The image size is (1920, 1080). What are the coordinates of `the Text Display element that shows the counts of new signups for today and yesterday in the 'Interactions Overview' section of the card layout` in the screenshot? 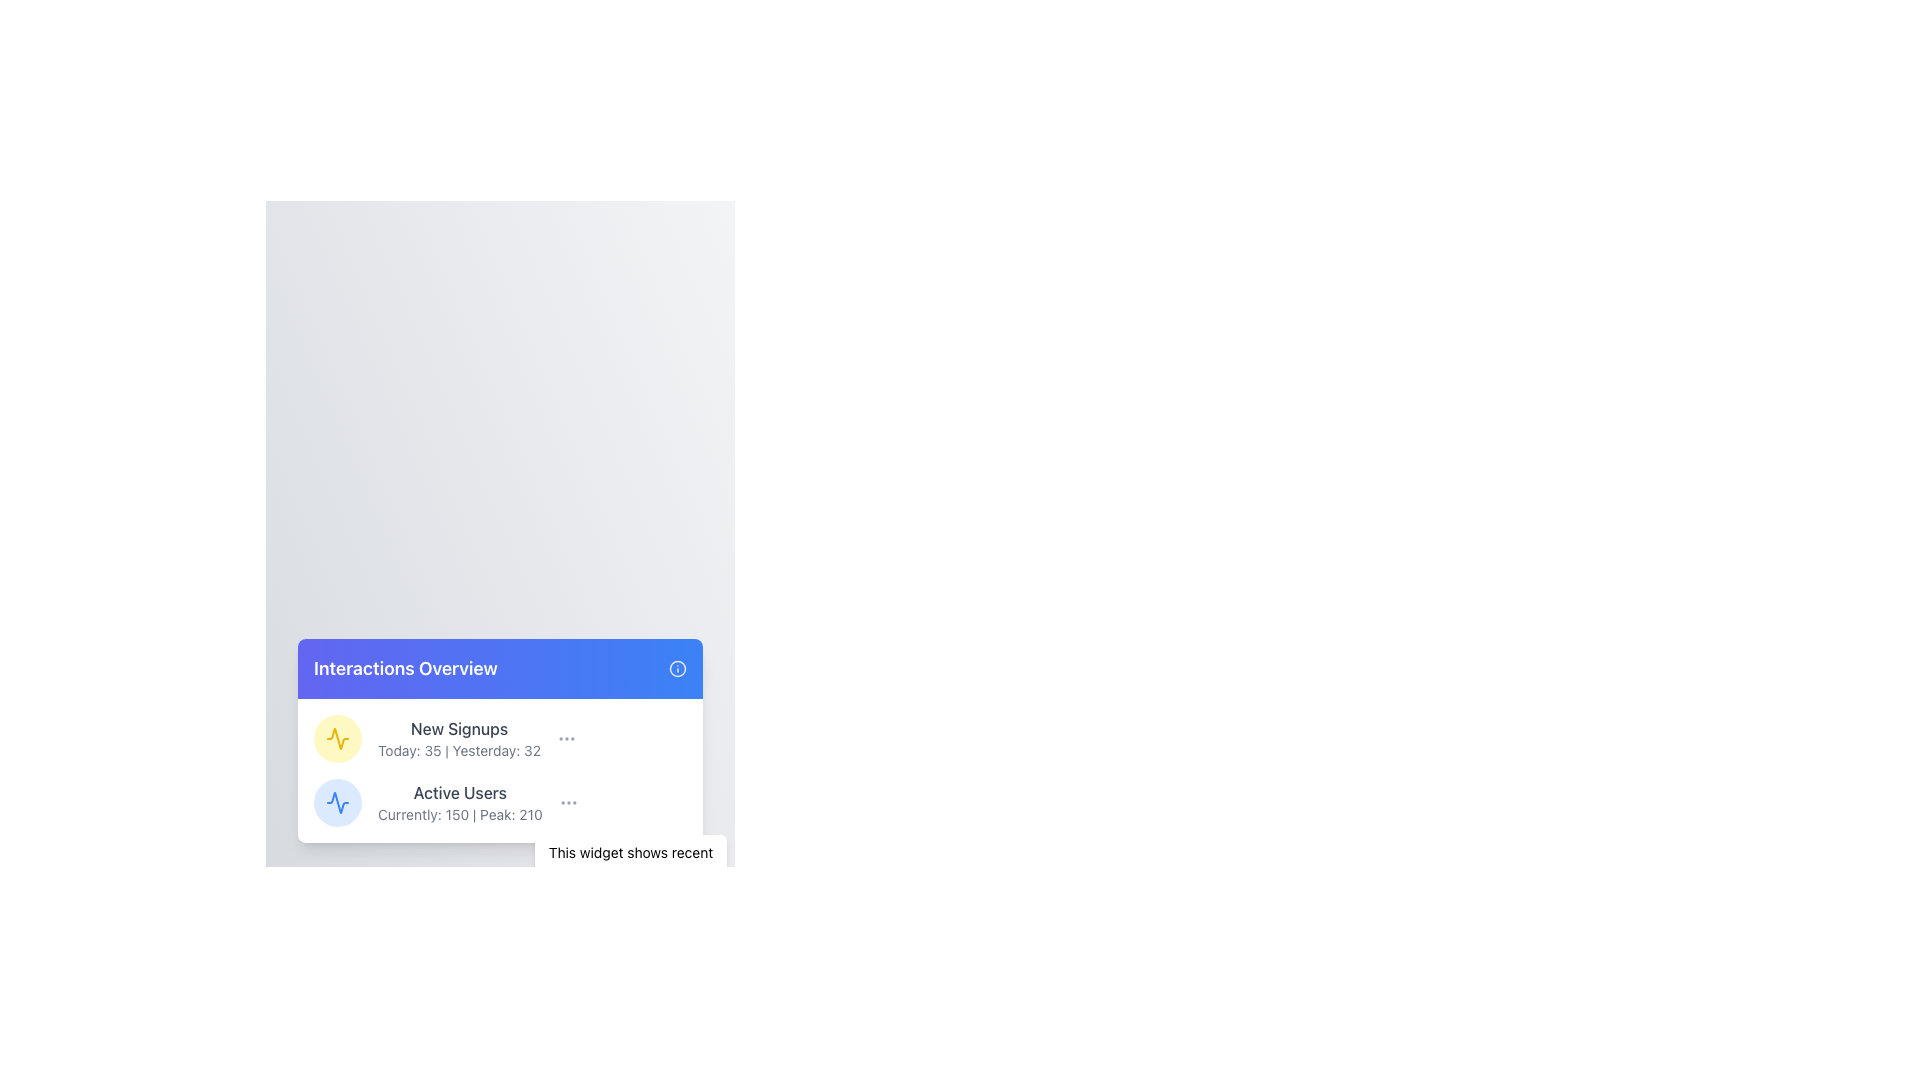 It's located at (458, 739).